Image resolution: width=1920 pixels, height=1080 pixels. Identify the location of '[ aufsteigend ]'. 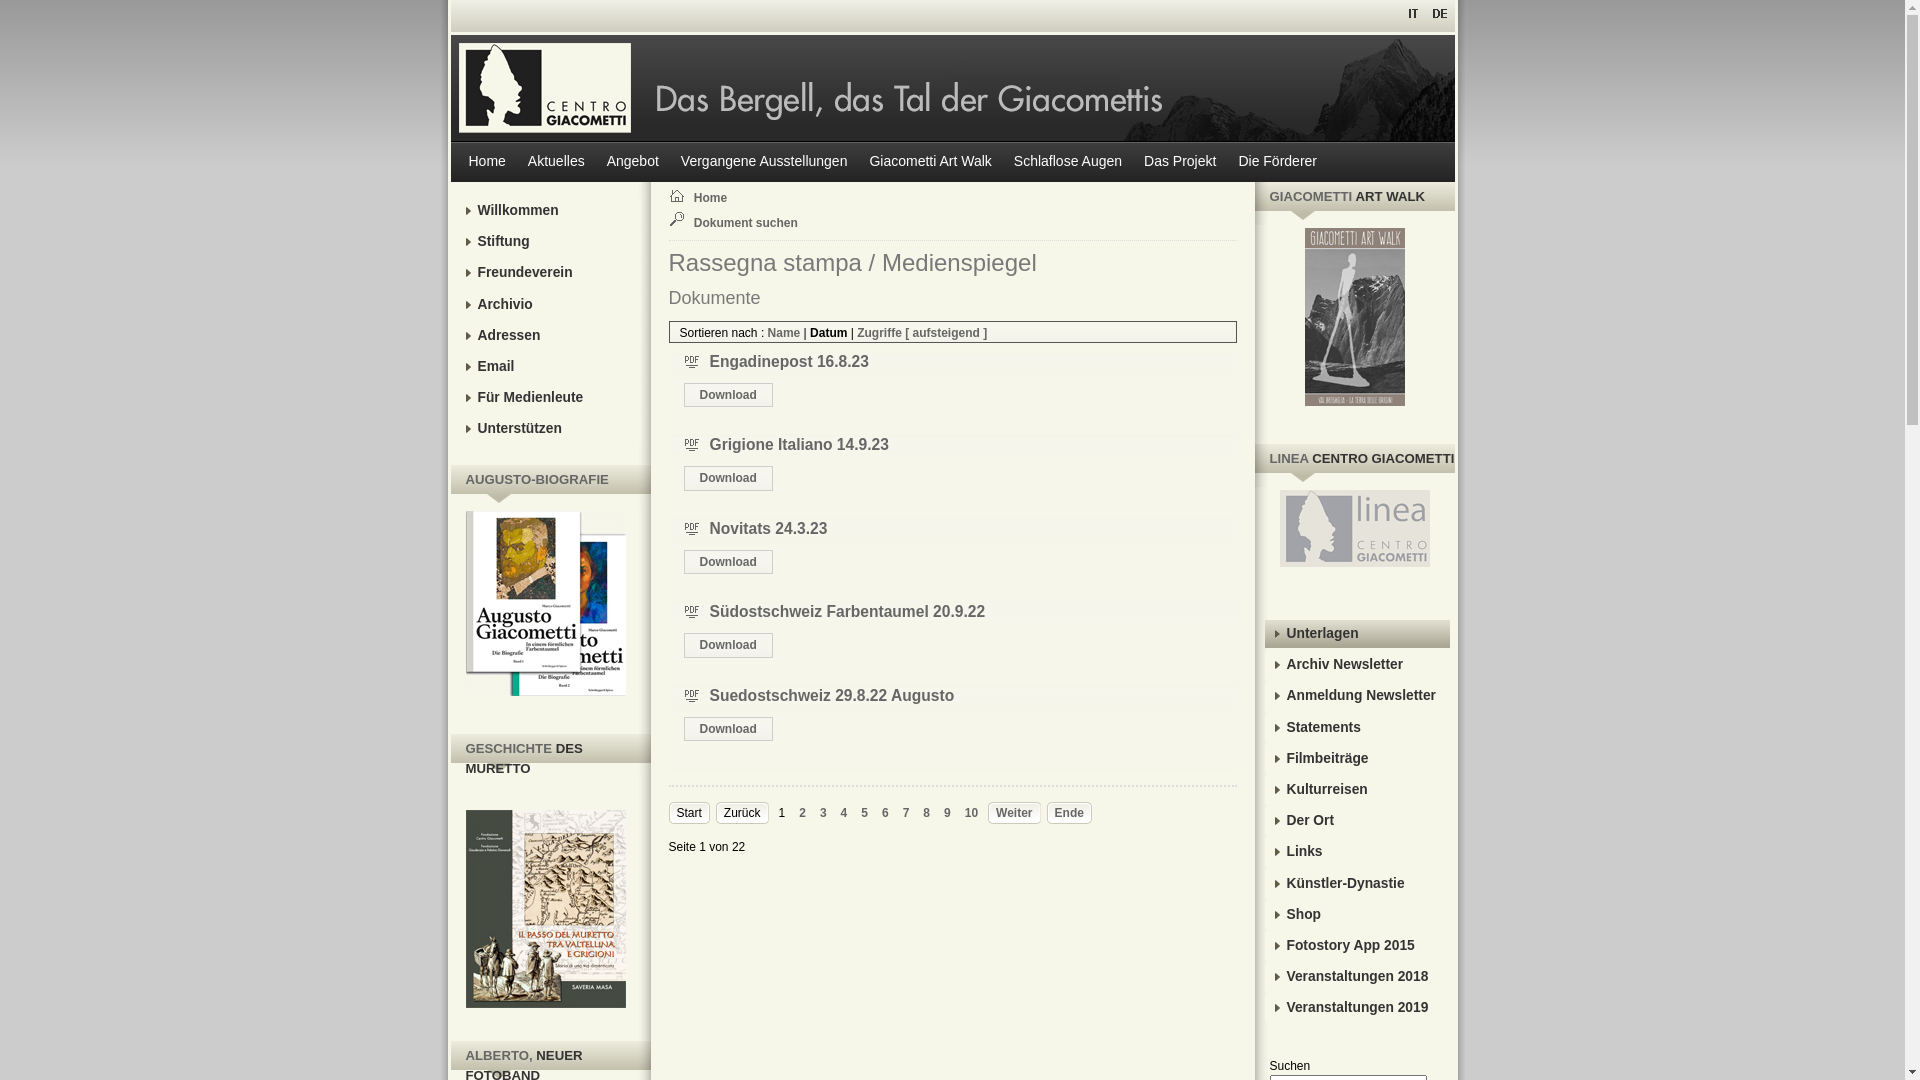
(944, 331).